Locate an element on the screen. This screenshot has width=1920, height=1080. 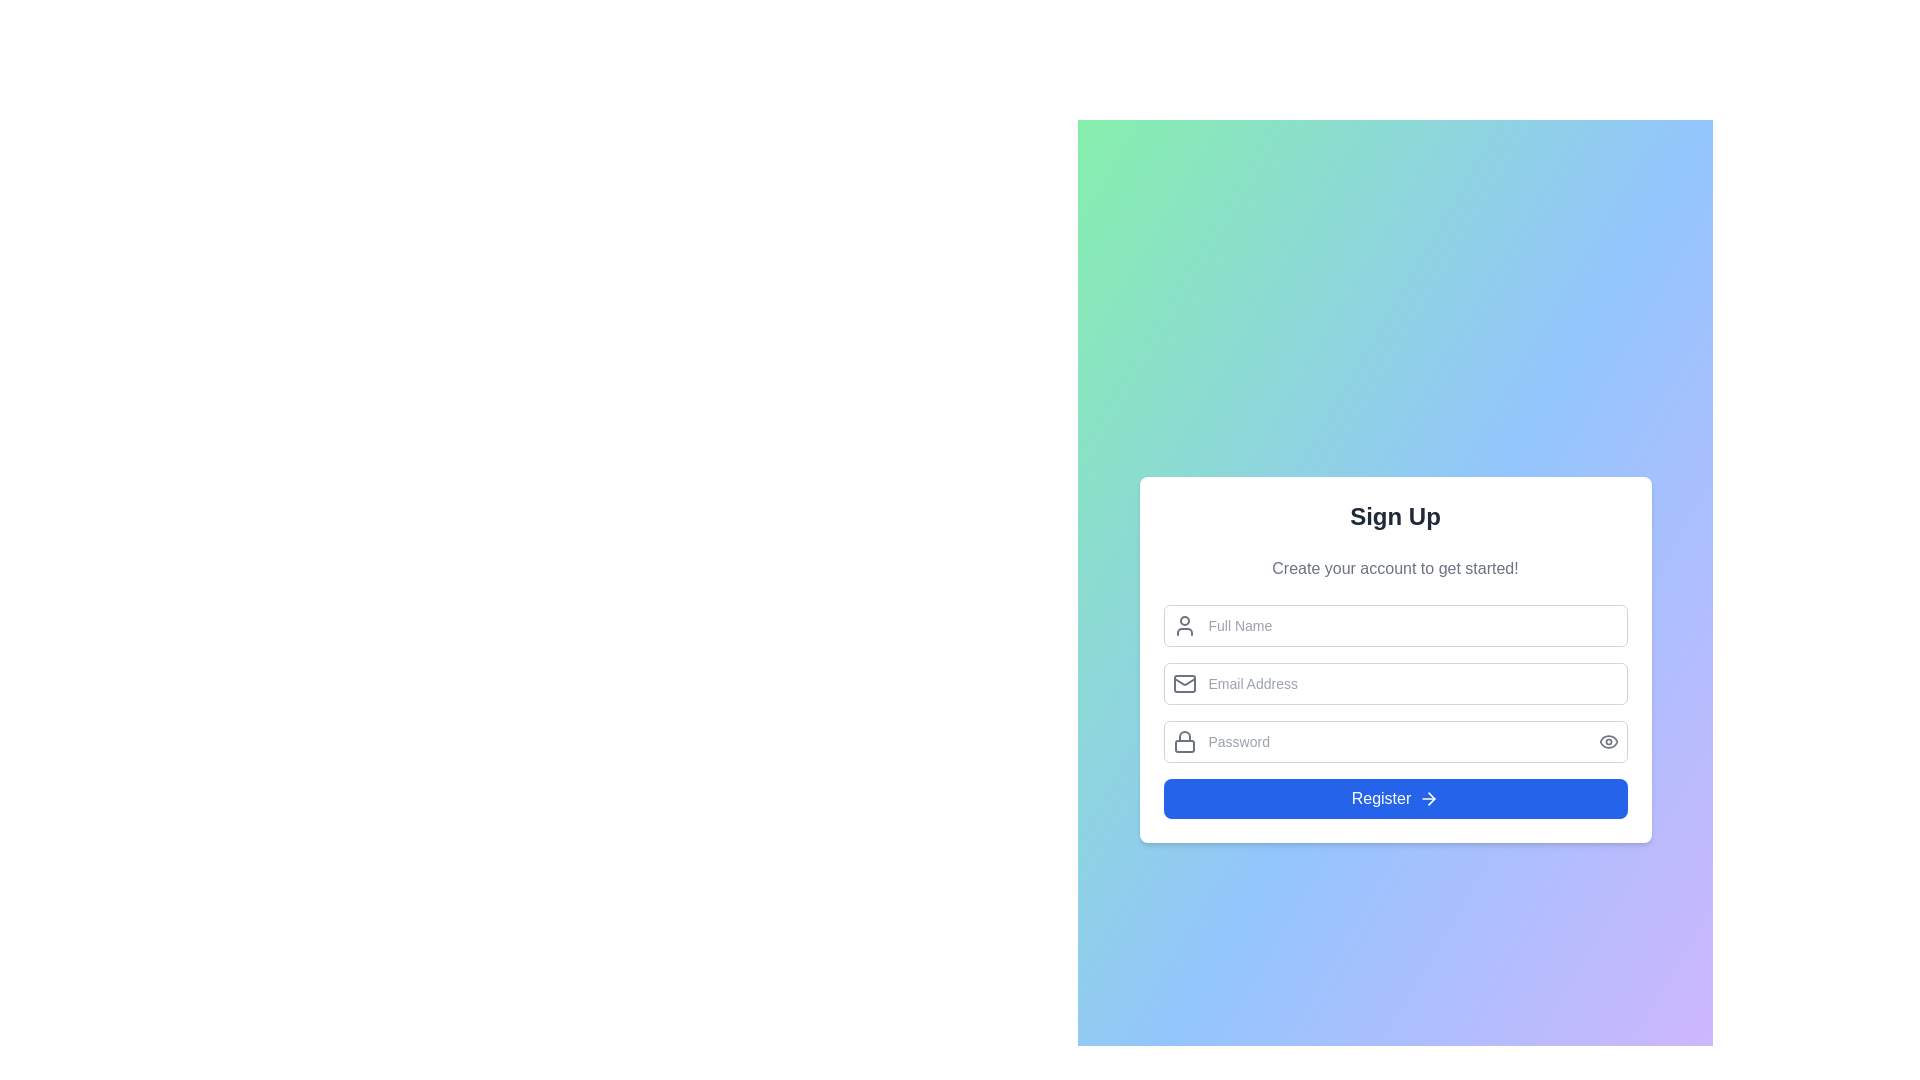
the lock icon, which is a dark gray padlock symbol positioned at the start of the password input field in the lower half of the sign-up form is located at coordinates (1184, 741).